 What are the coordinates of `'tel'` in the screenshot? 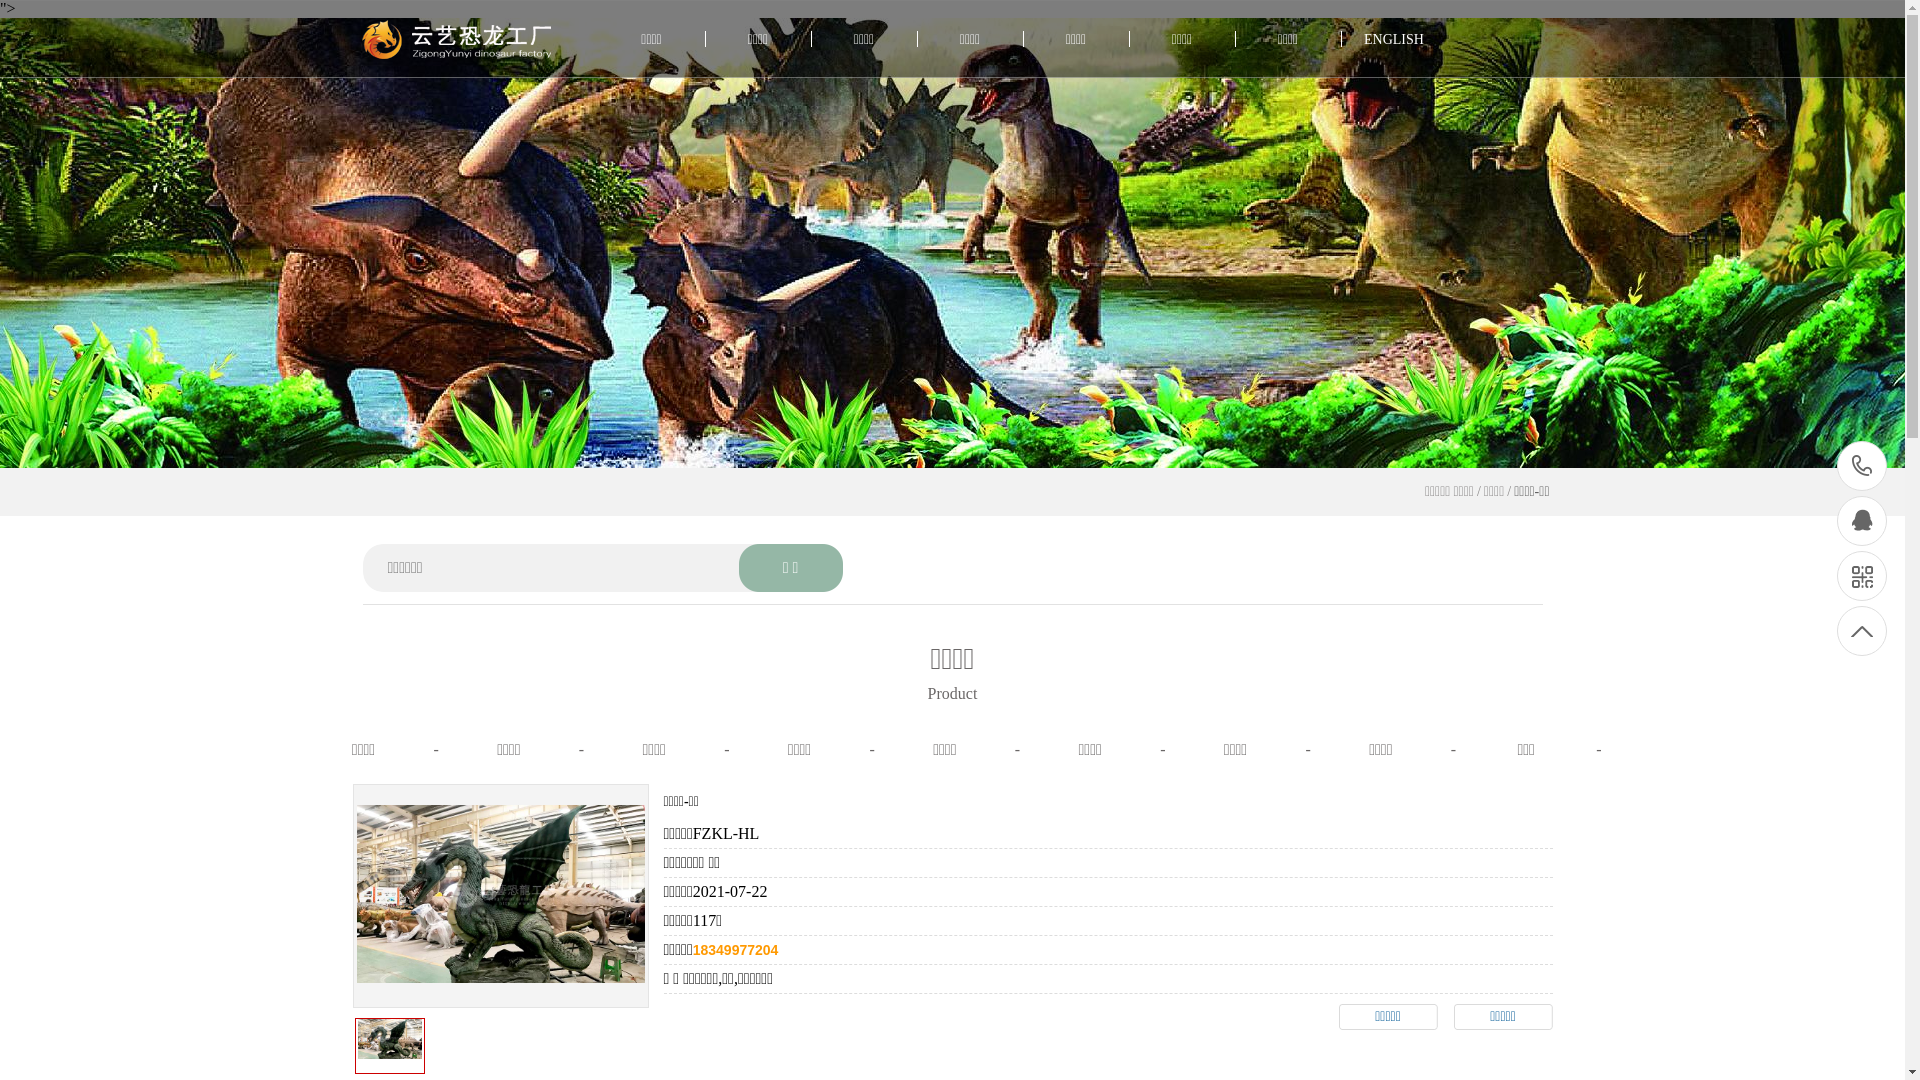 It's located at (1861, 466).